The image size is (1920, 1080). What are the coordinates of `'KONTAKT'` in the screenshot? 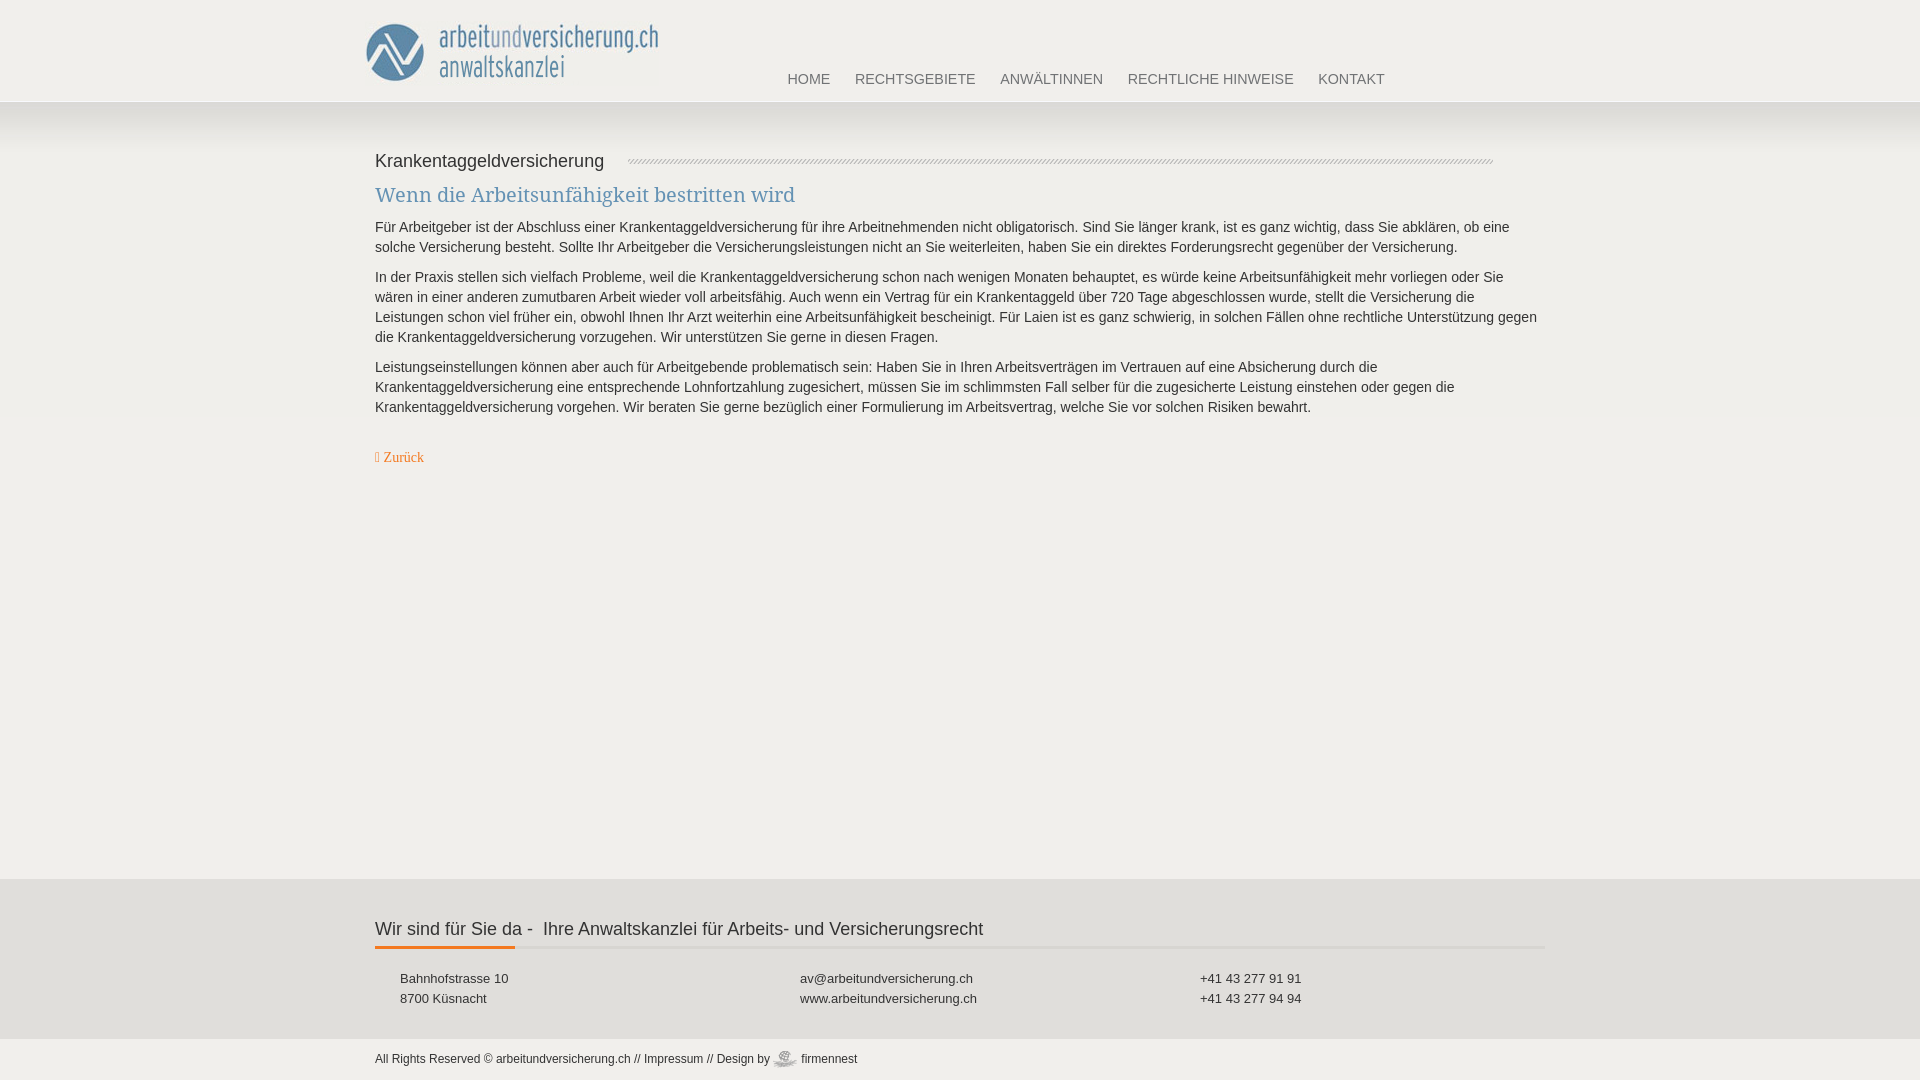 It's located at (1351, 78).